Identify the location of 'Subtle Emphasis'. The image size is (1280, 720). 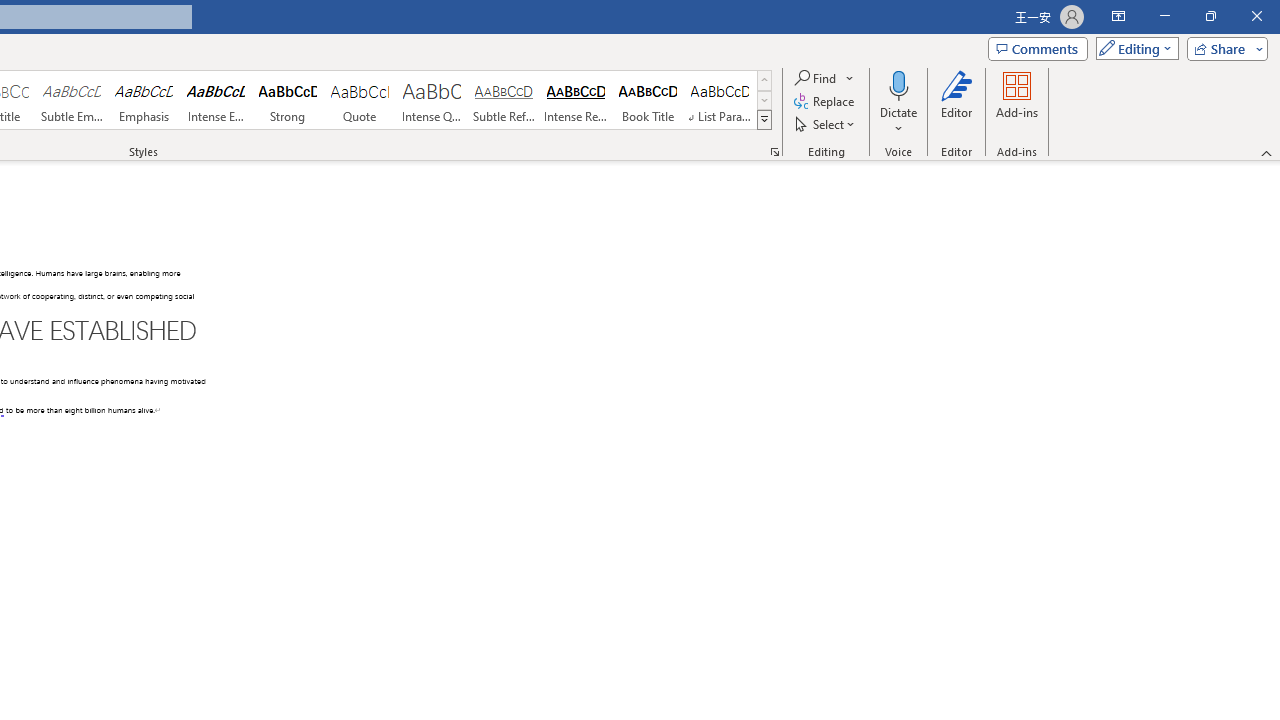
(71, 100).